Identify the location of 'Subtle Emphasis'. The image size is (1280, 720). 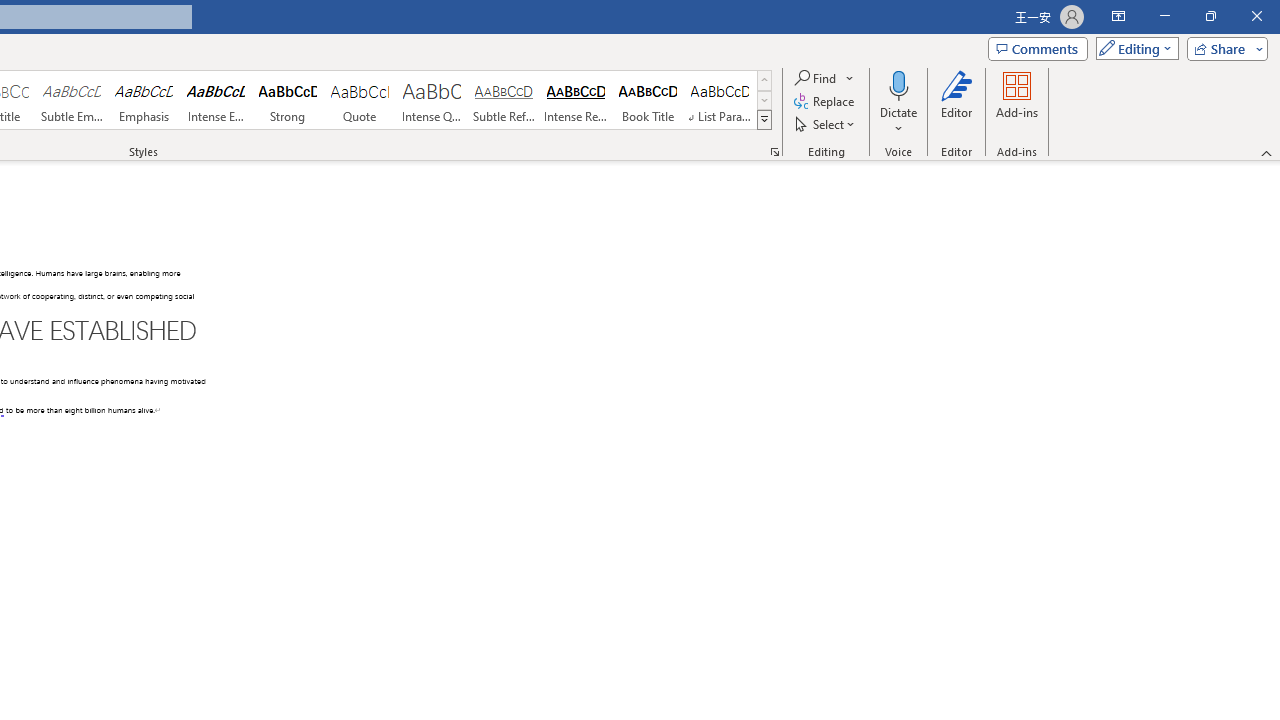
(71, 100).